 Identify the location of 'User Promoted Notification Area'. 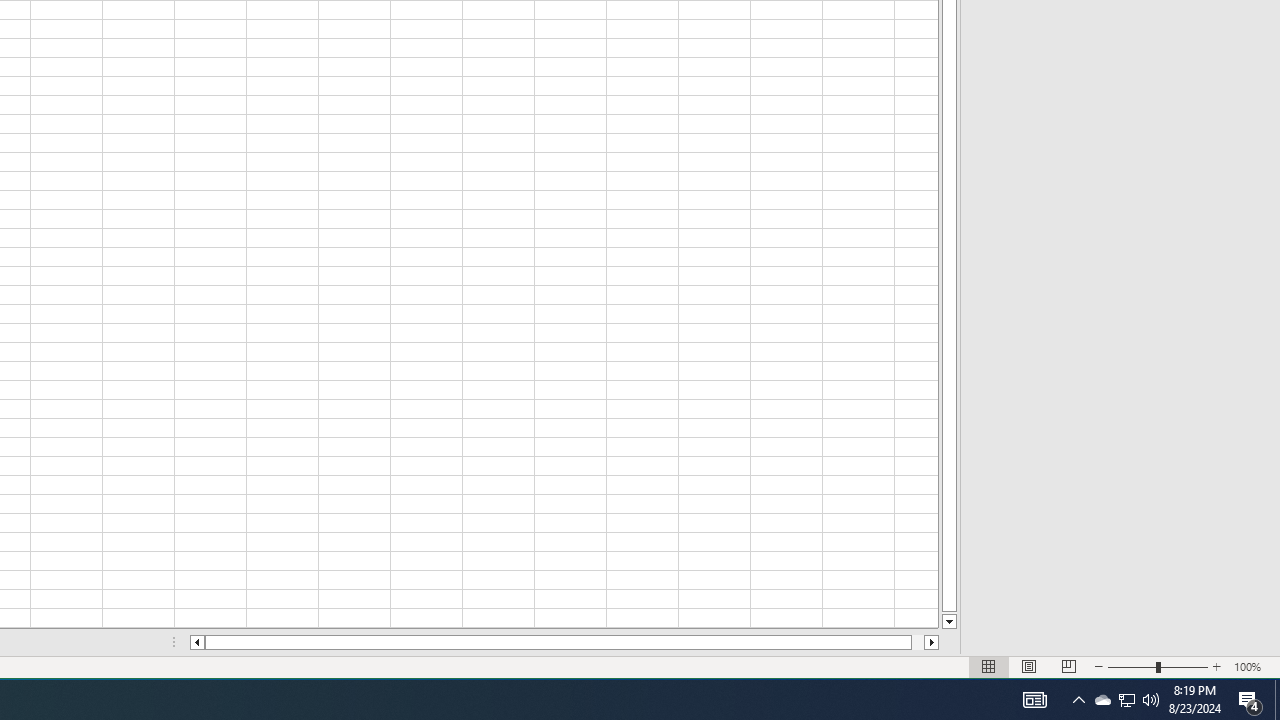
(1127, 698).